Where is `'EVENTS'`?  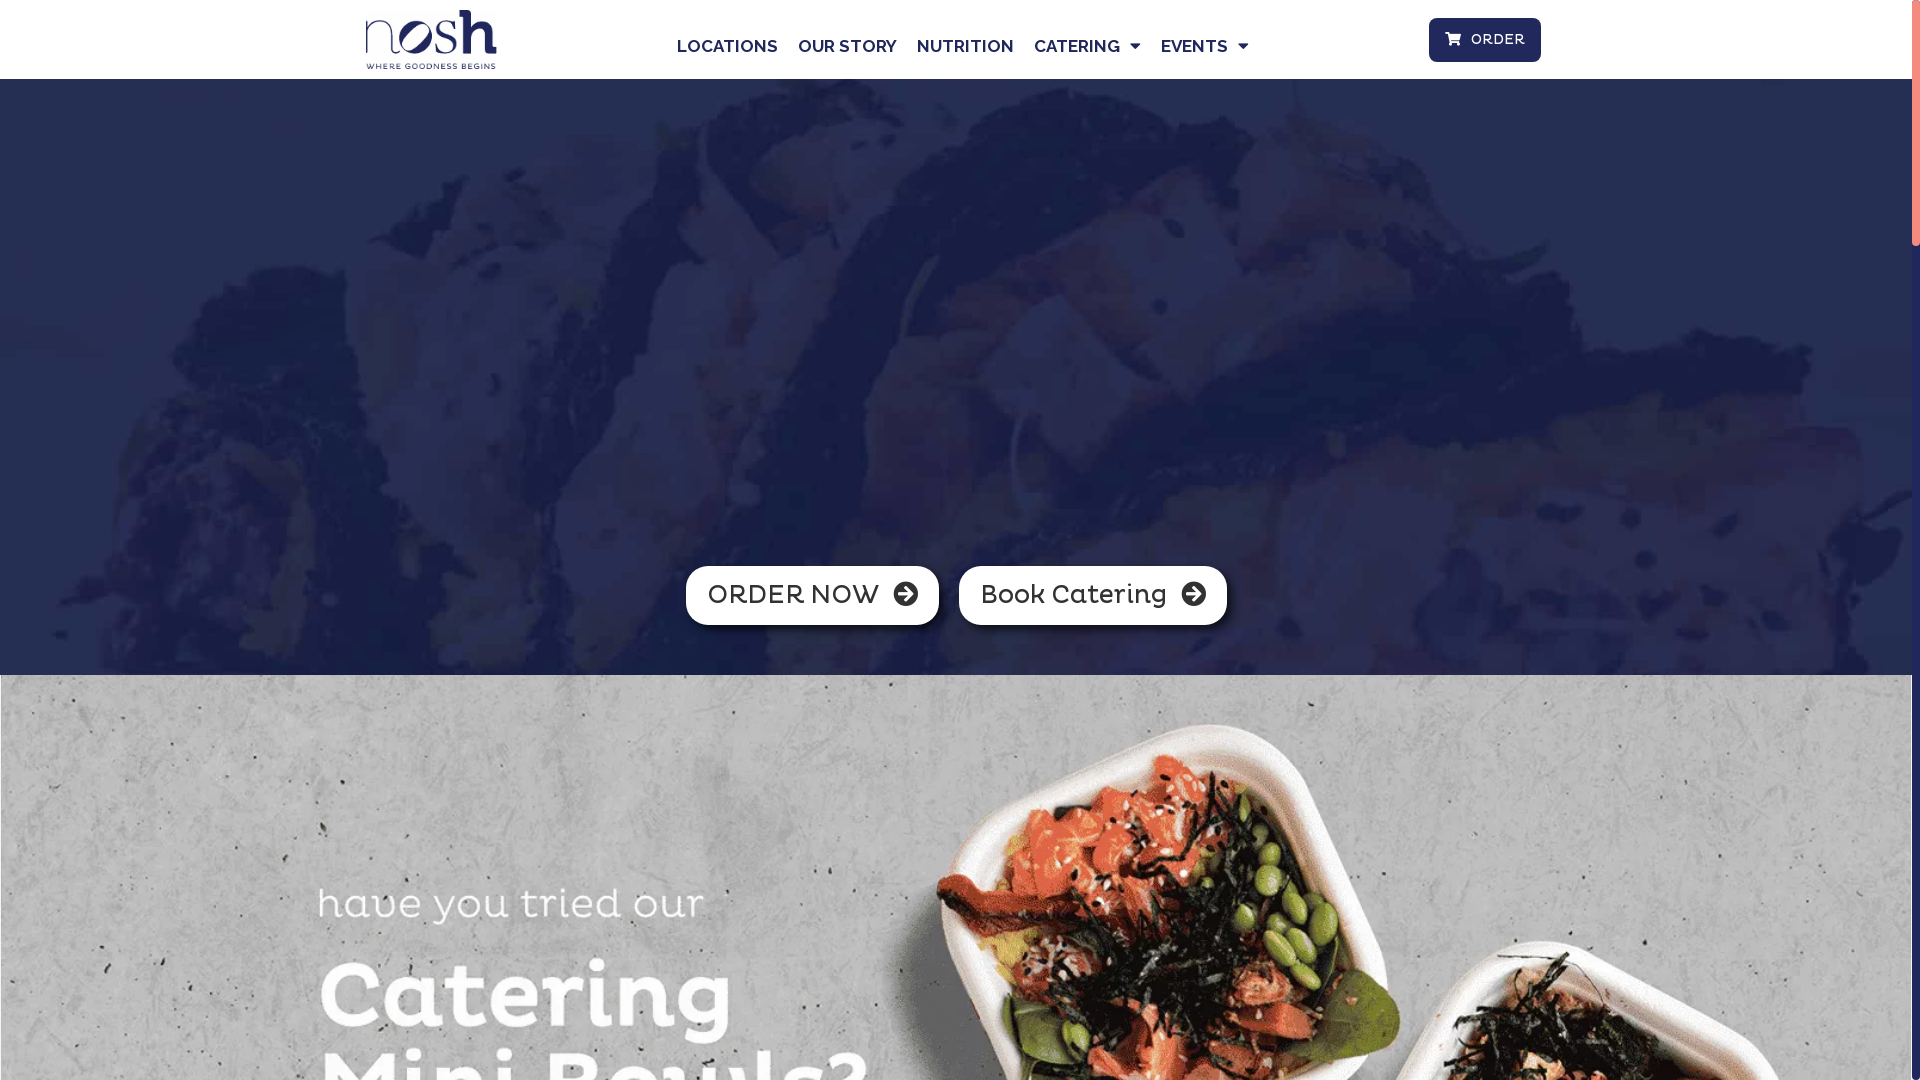
'EVENTS' is located at coordinates (1203, 45).